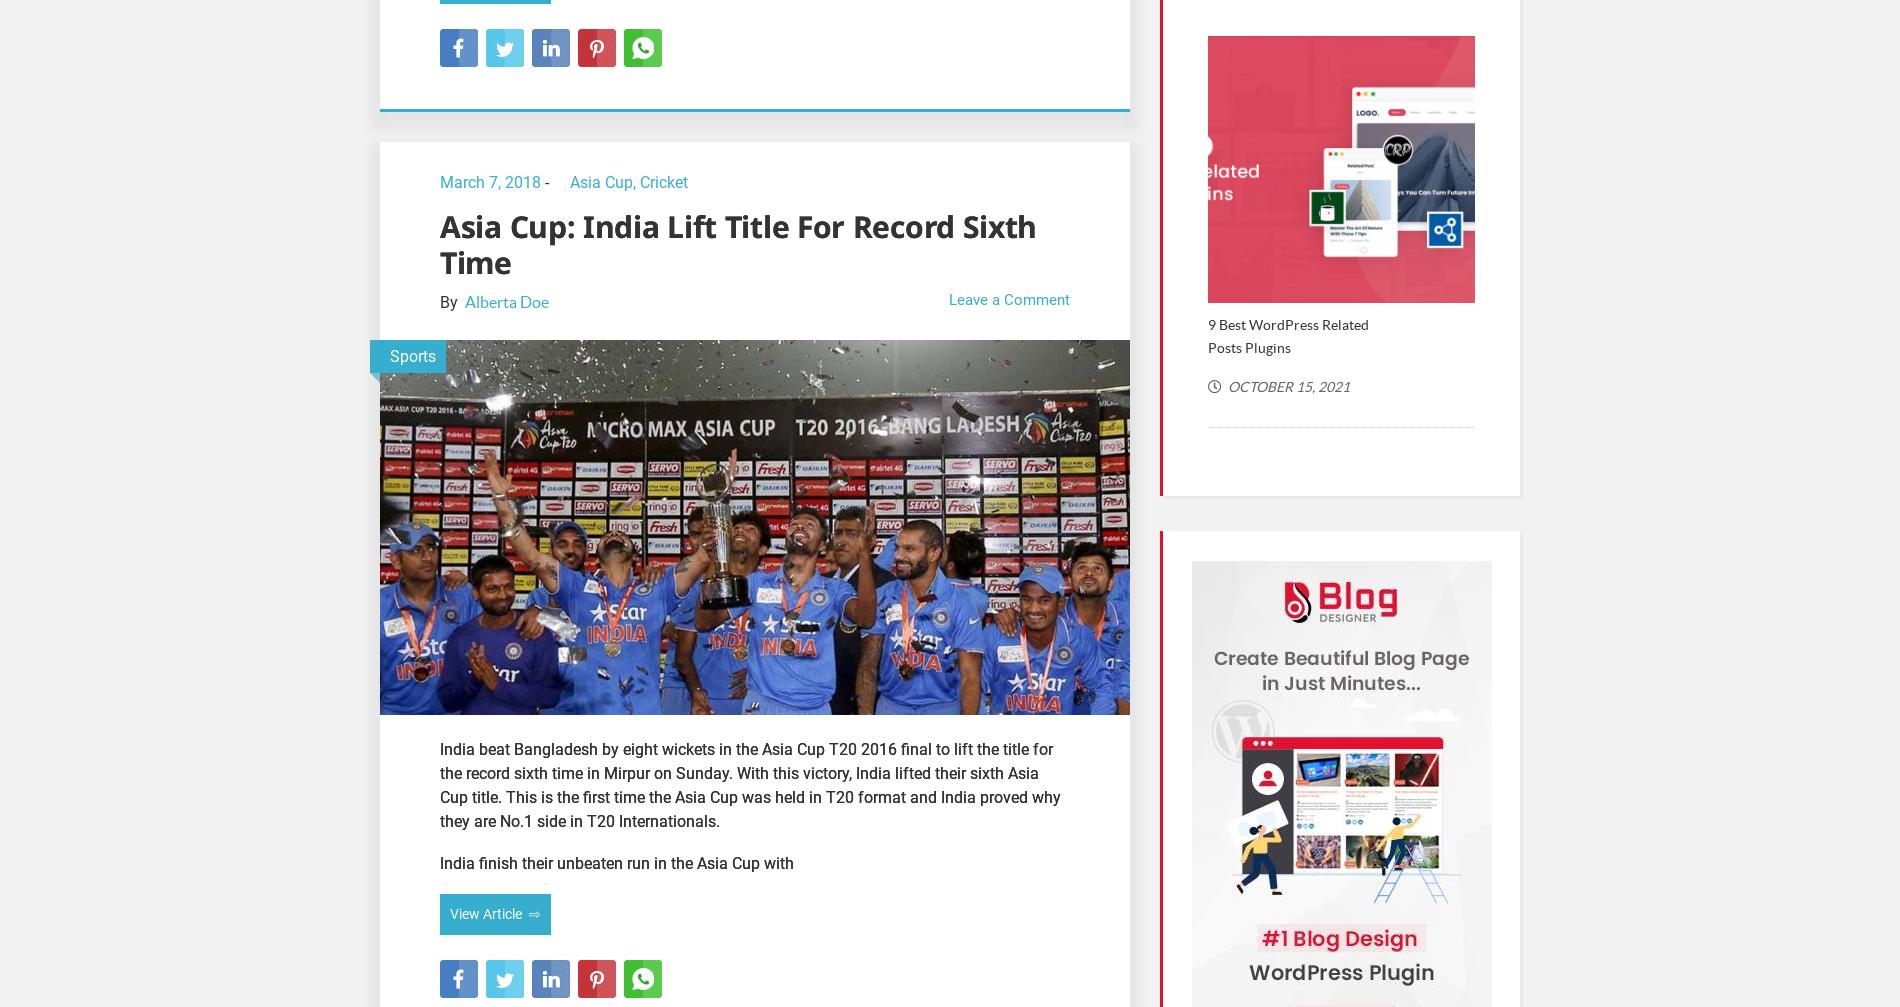 The width and height of the screenshot is (1900, 1007). What do you see at coordinates (506, 301) in the screenshot?
I see `'Alberta Doe'` at bounding box center [506, 301].